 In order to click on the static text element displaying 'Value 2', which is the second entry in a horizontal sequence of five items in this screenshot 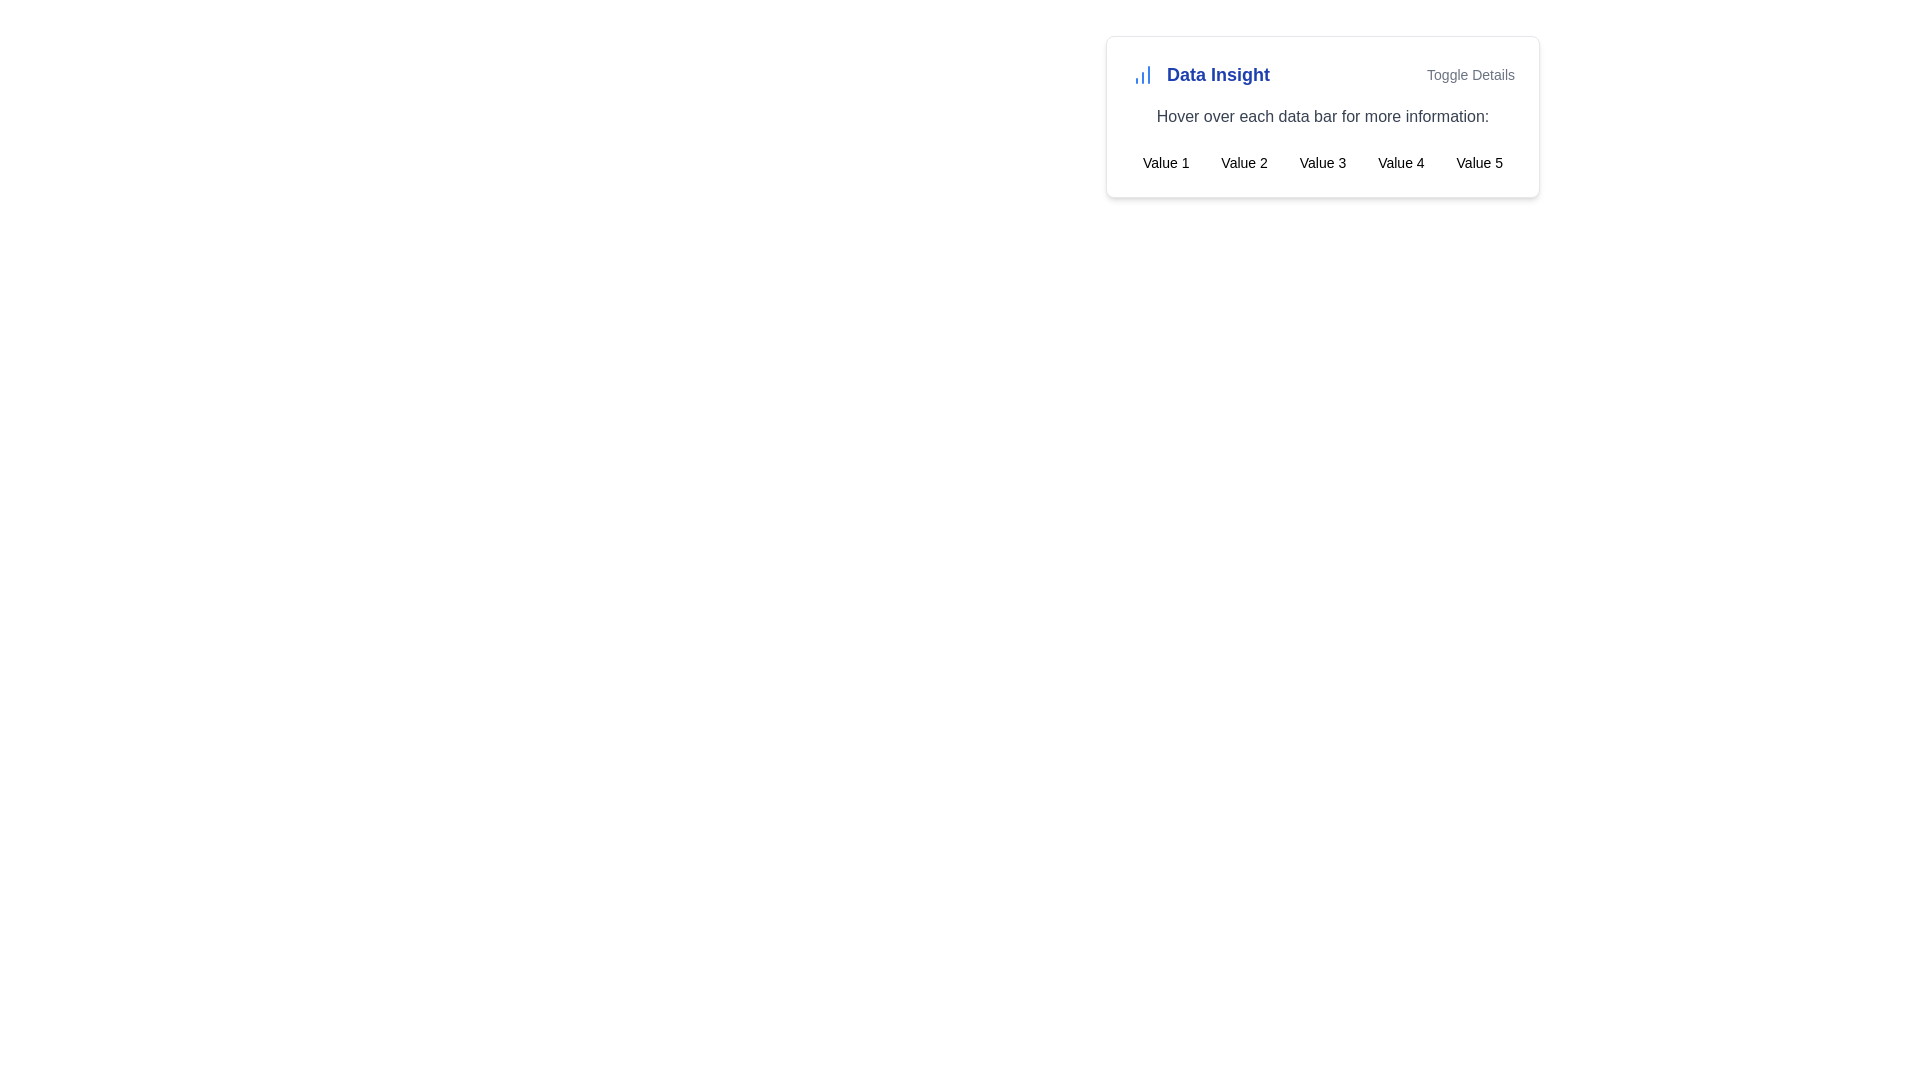, I will do `click(1243, 157)`.